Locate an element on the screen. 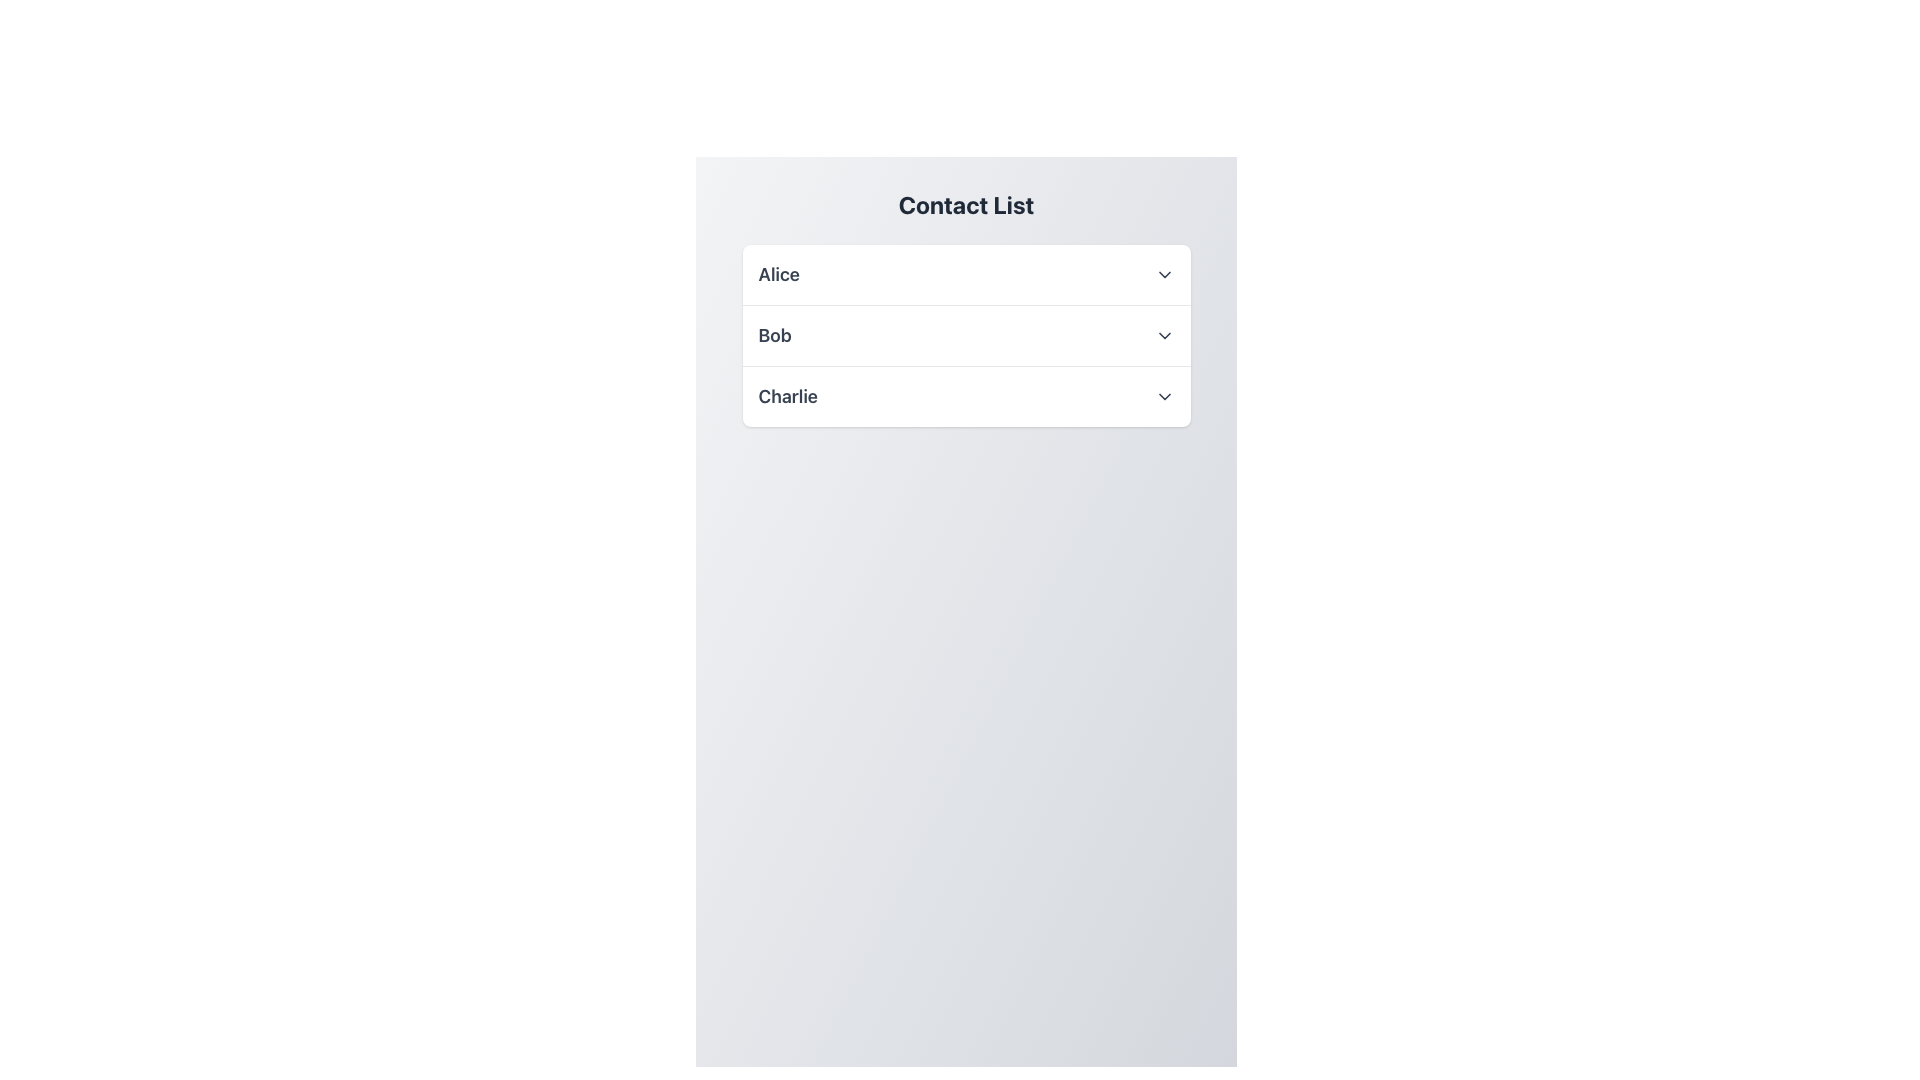  the chevron icon located to the far-right of the 'Alice' label is located at coordinates (1164, 274).